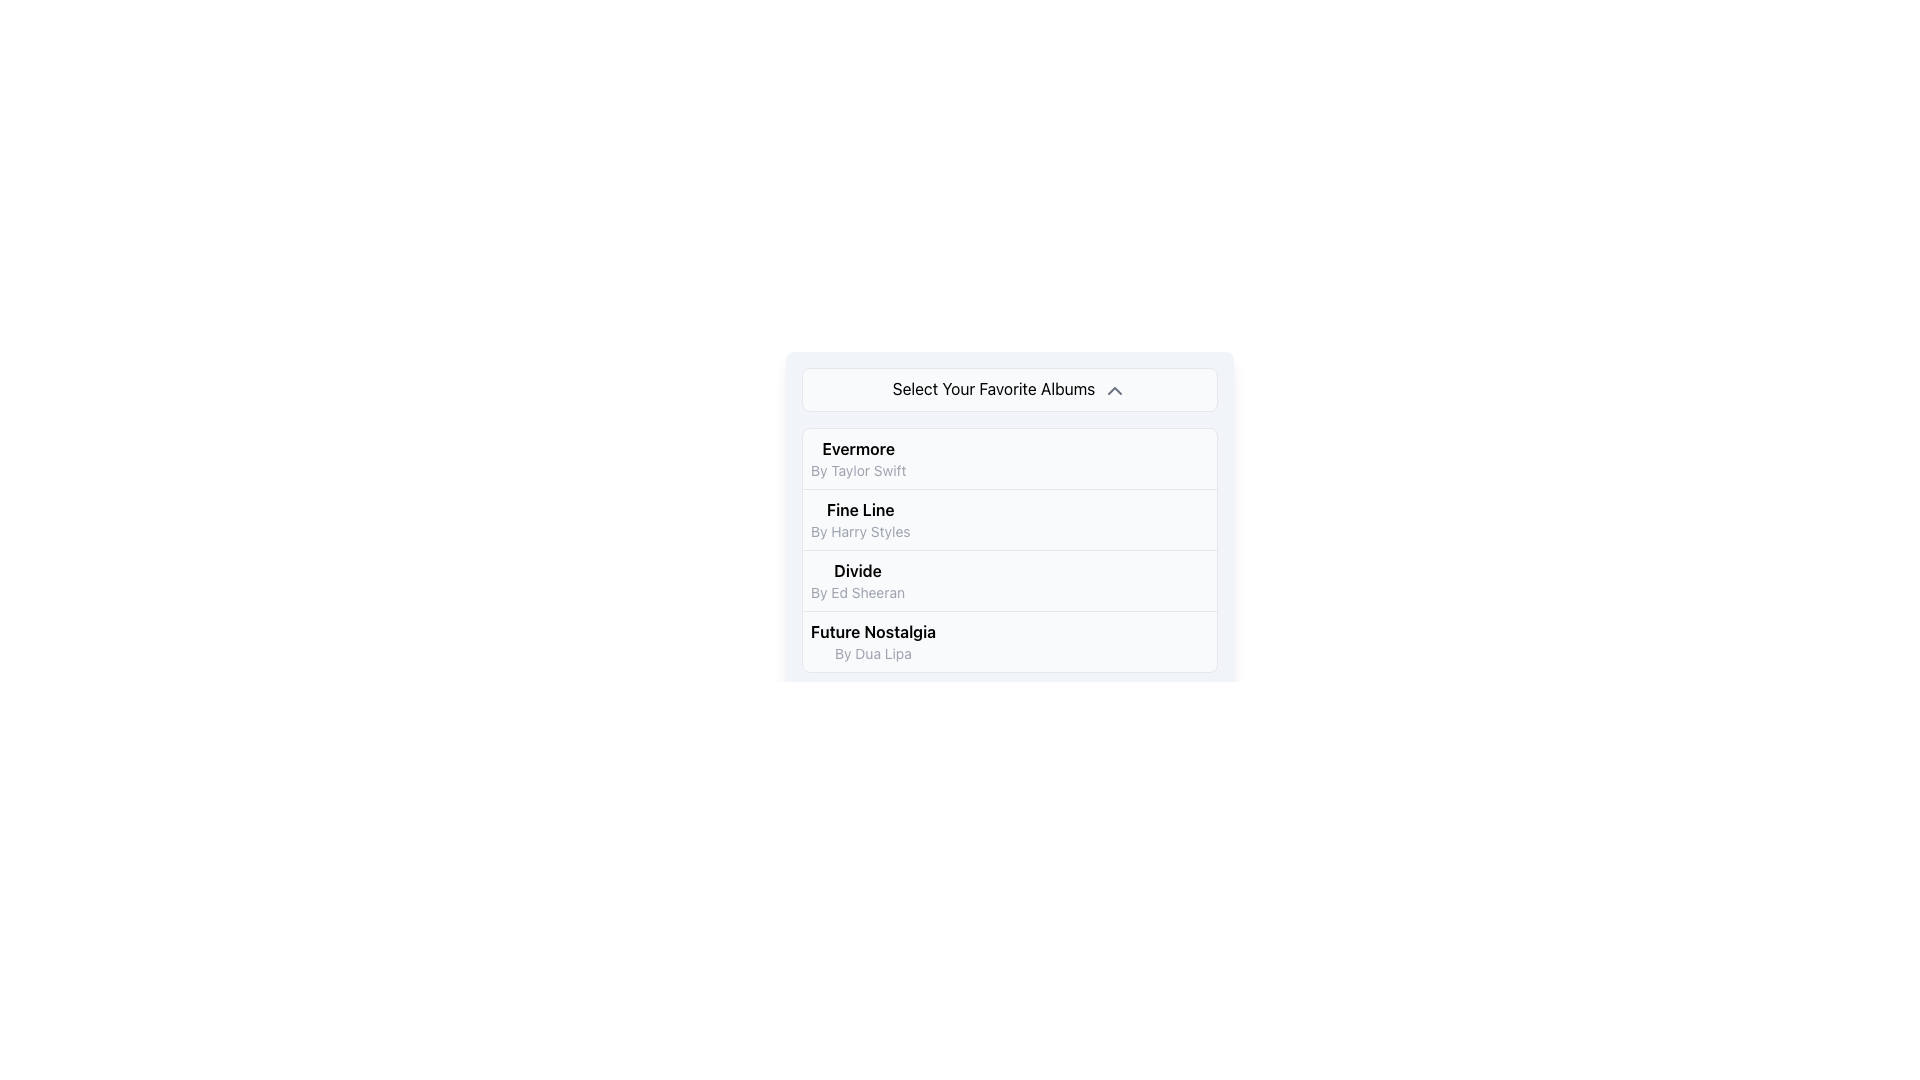  I want to click on the bottom-most entry, so click(873, 641).